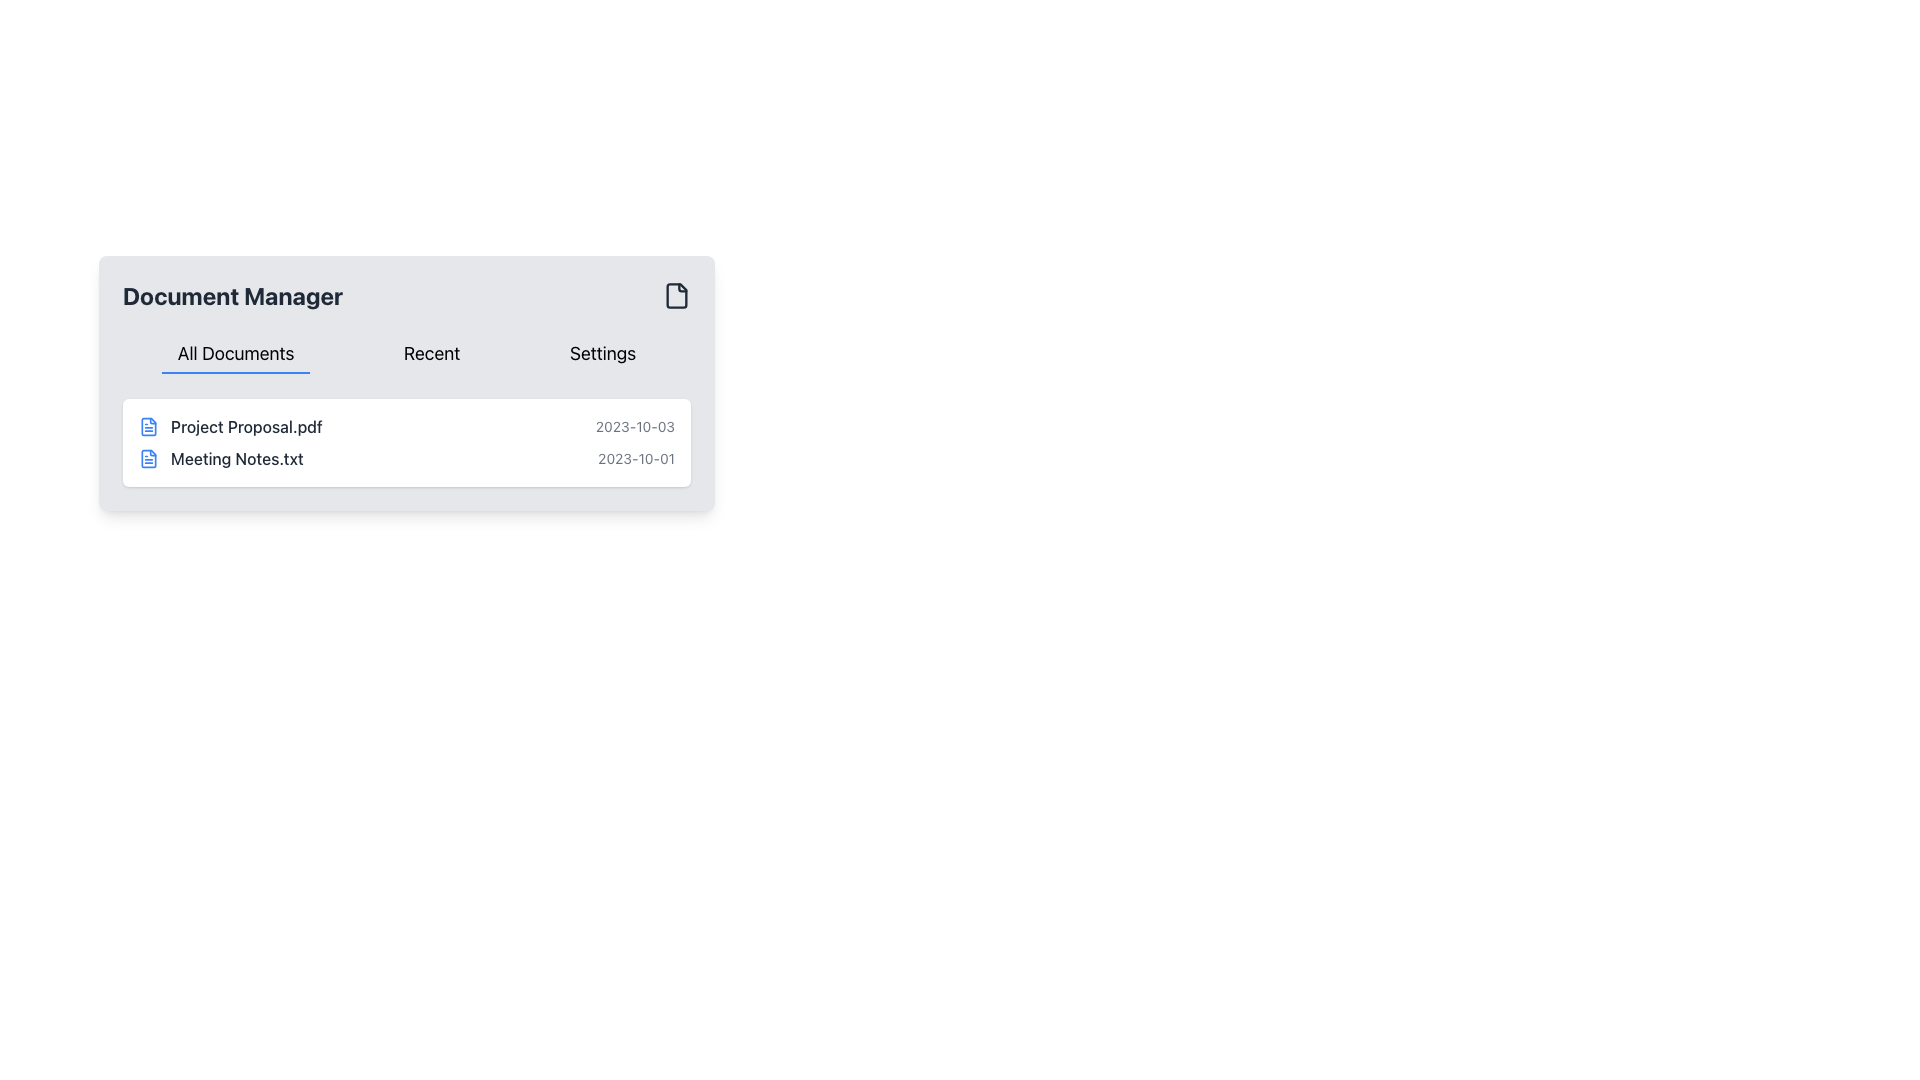 This screenshot has width=1920, height=1080. Describe the element at coordinates (245, 426) in the screenshot. I see `the text label displaying 'Project Proposal.pdf' in dark gray font within the 'Document Manager' interface` at that location.